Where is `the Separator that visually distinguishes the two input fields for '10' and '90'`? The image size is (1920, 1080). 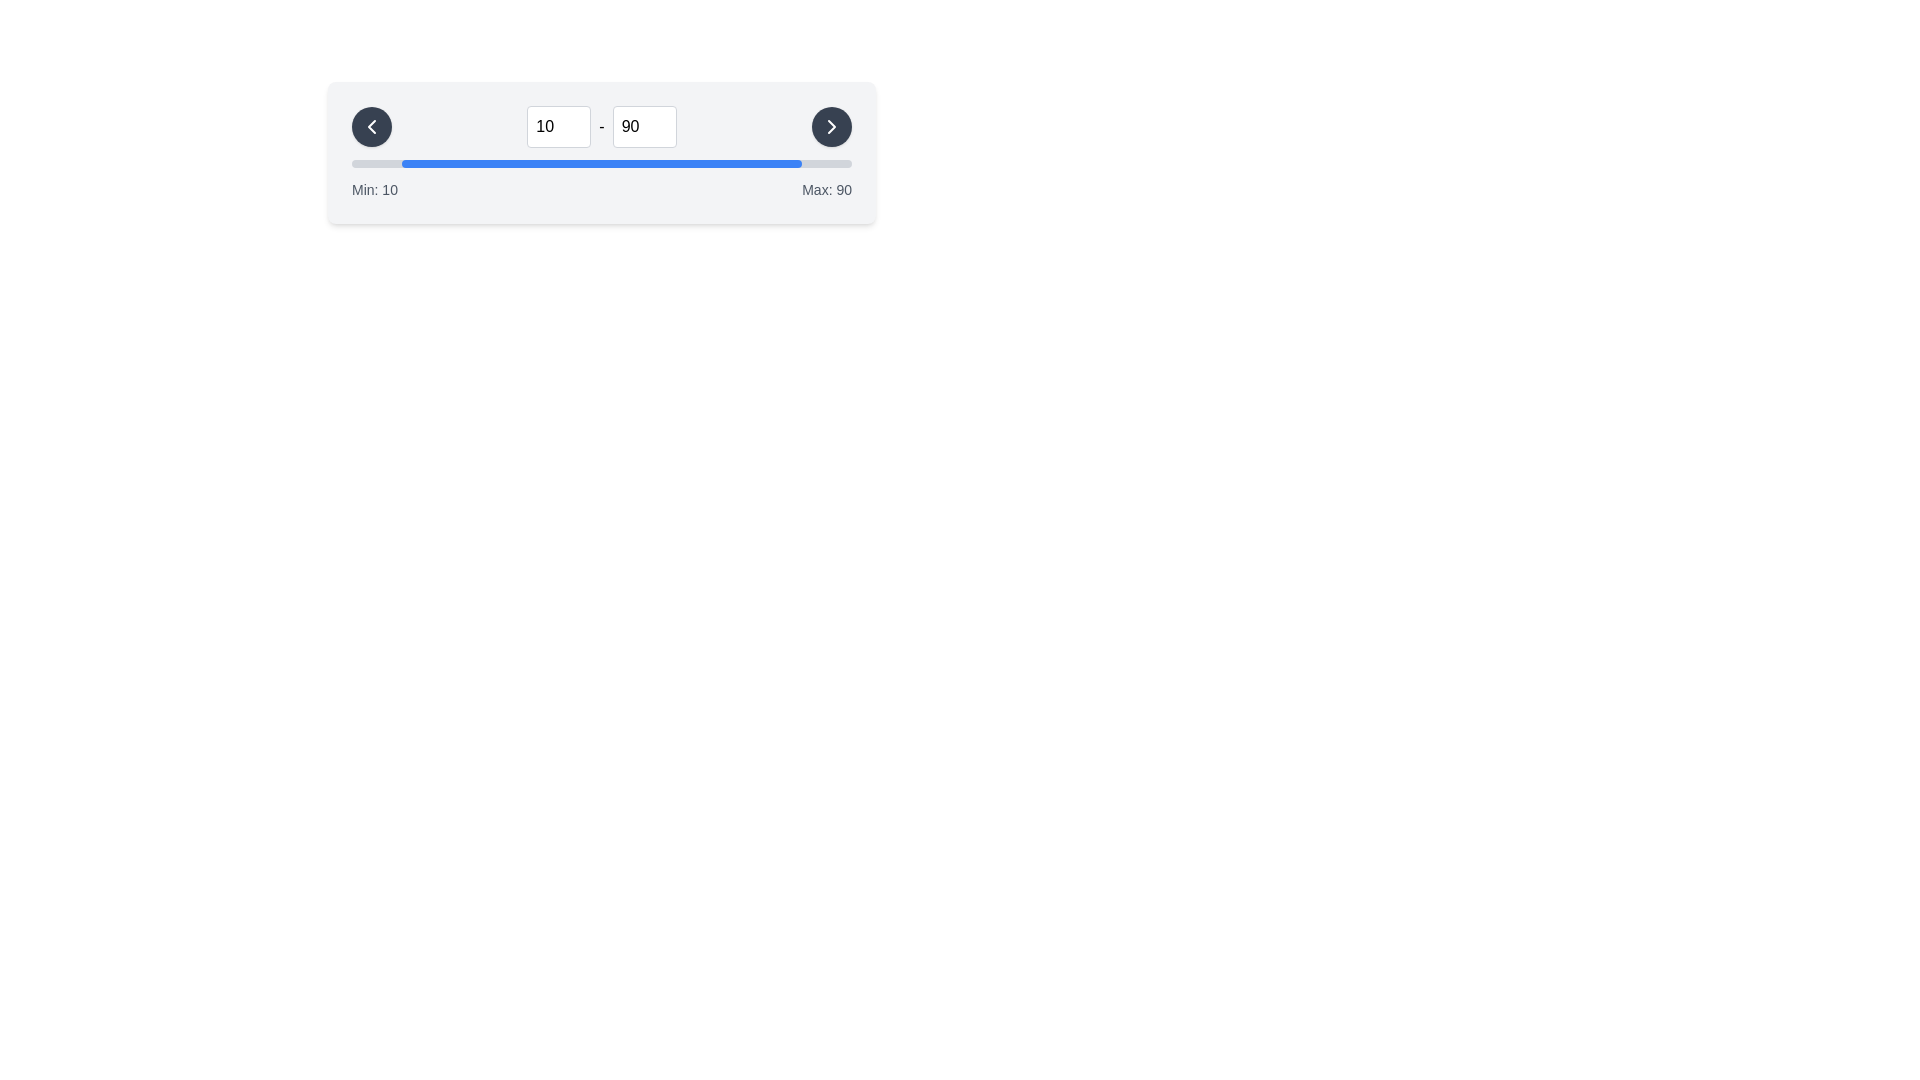 the Separator that visually distinguishes the two input fields for '10' and '90' is located at coordinates (600, 127).